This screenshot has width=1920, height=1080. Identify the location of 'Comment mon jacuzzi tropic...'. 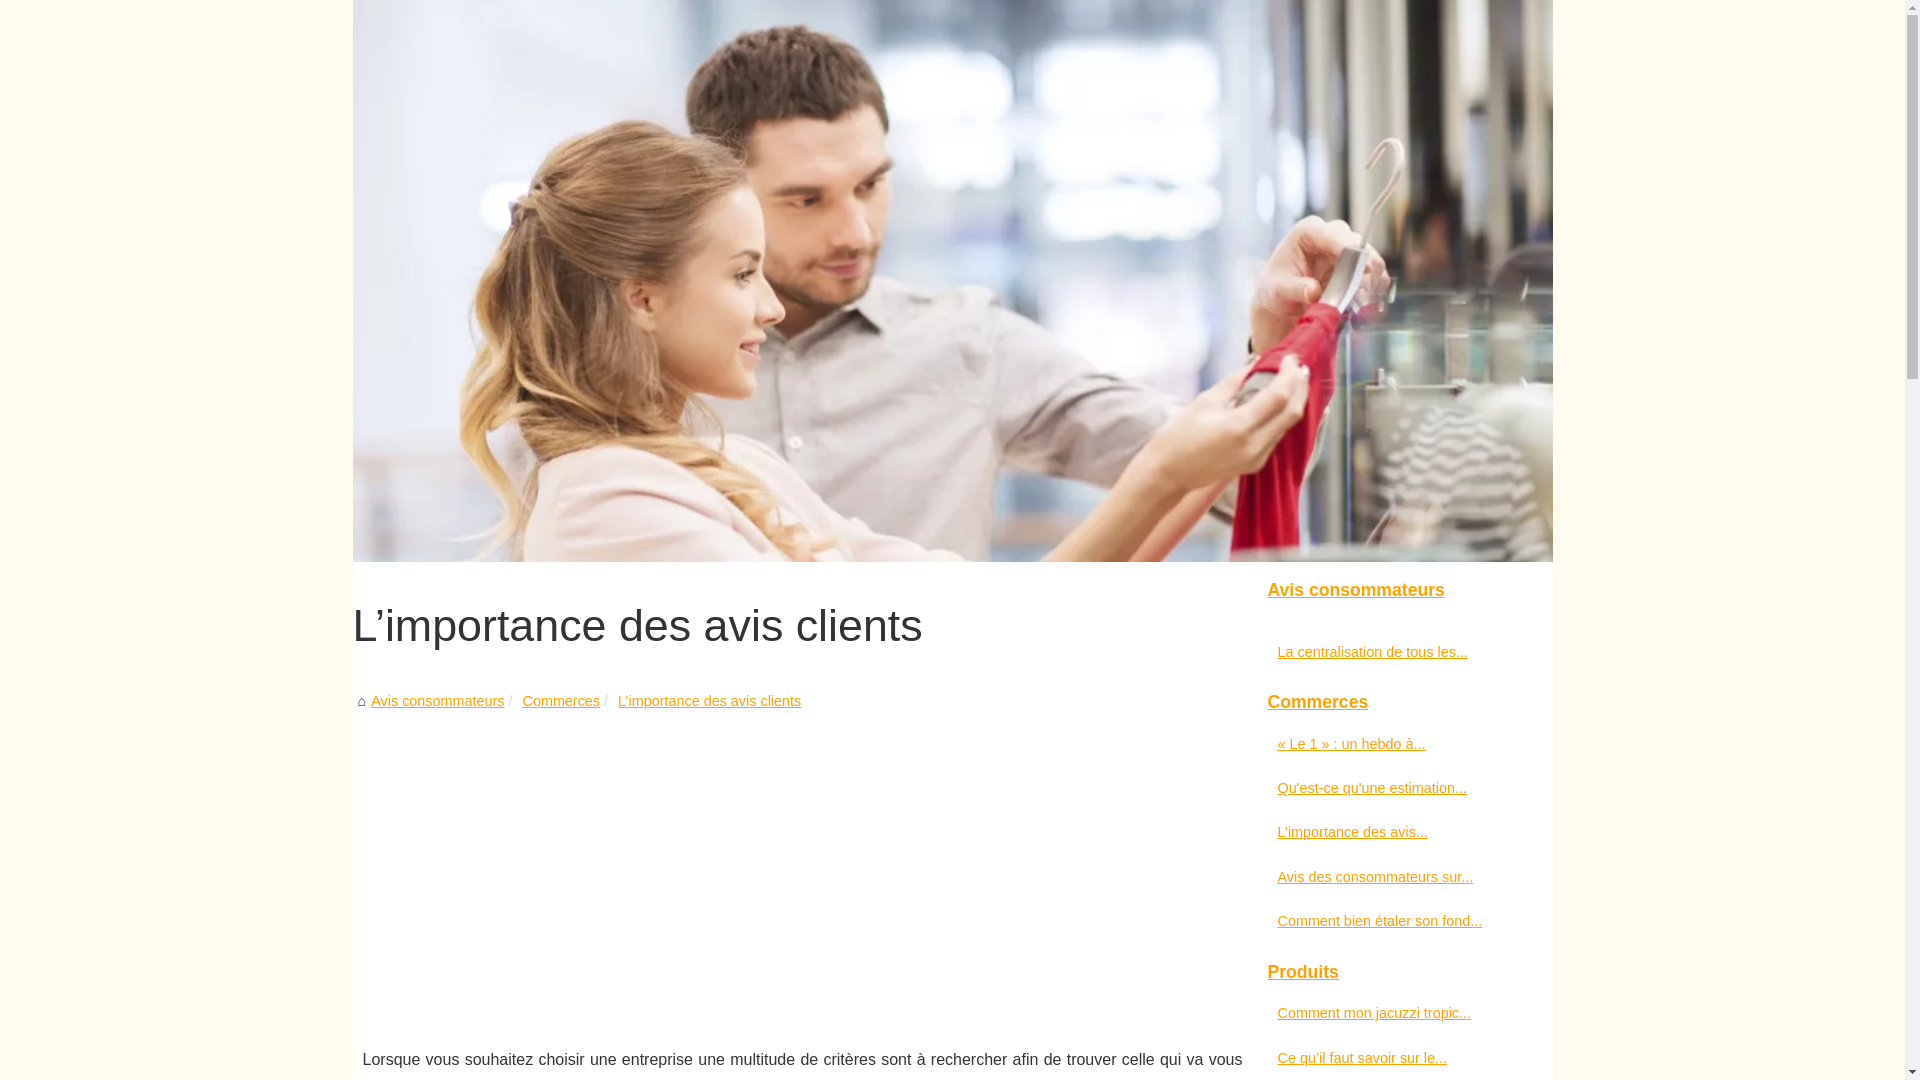
(1391, 1013).